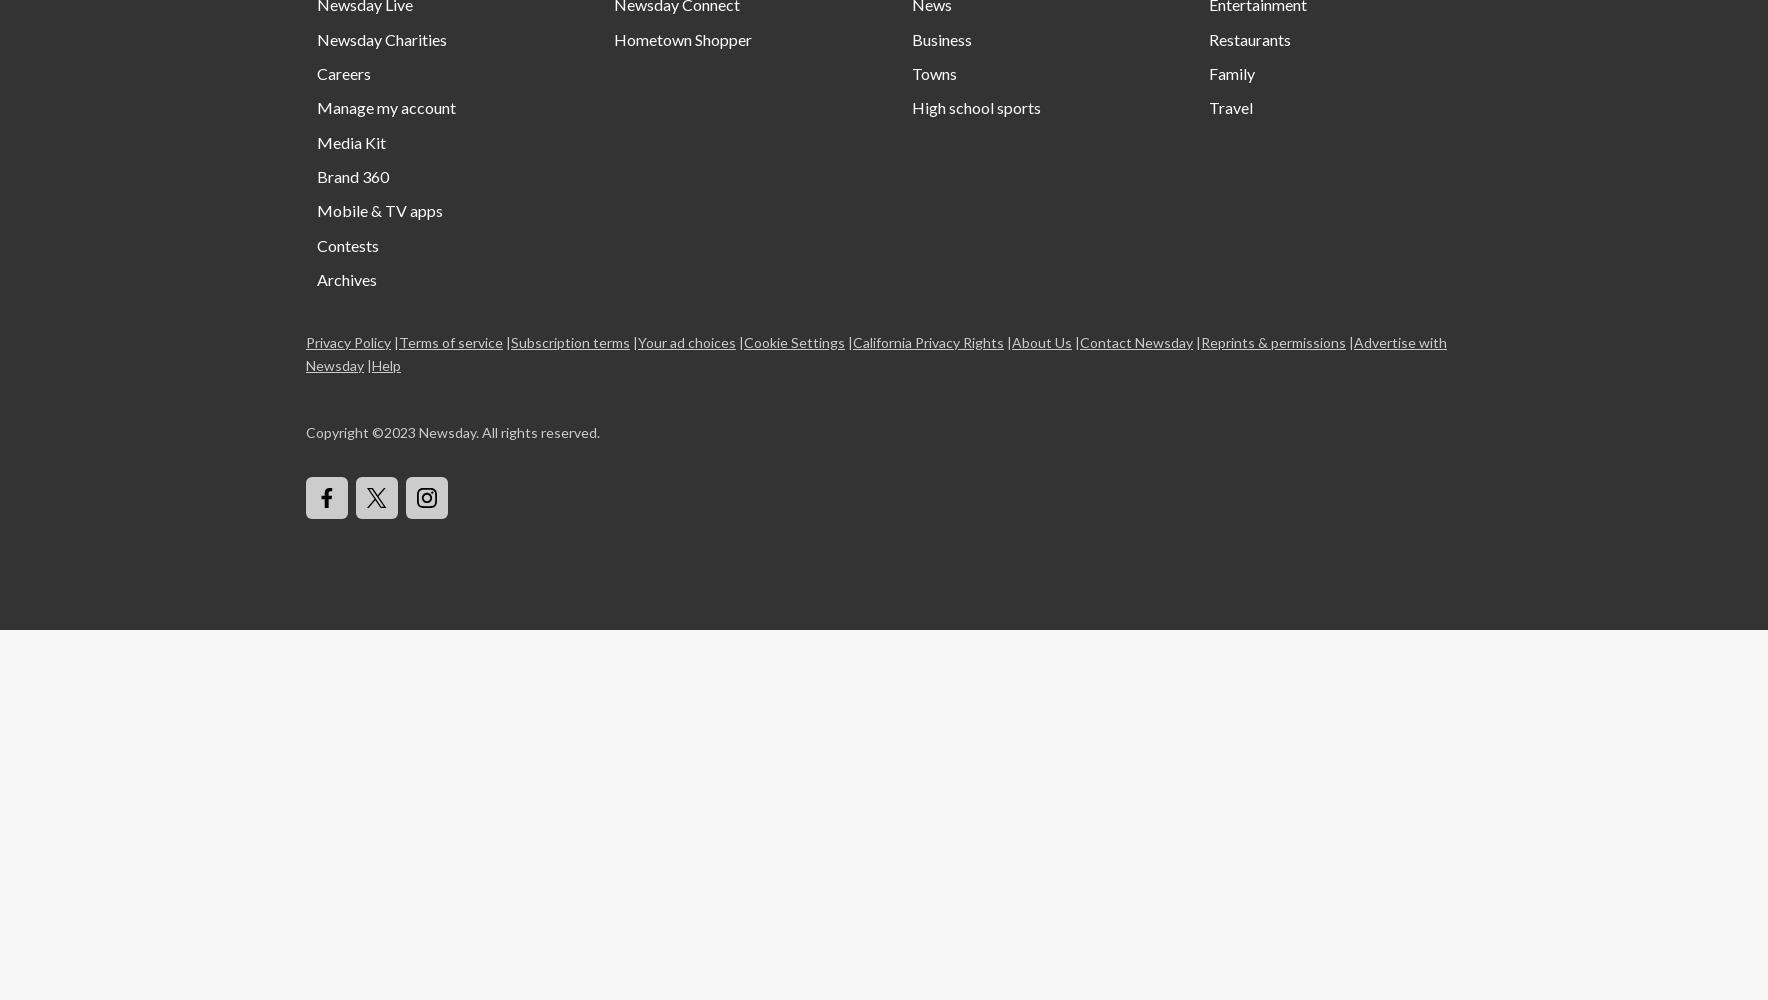  Describe the element at coordinates (687, 340) in the screenshot. I see `'Your ad choices'` at that location.